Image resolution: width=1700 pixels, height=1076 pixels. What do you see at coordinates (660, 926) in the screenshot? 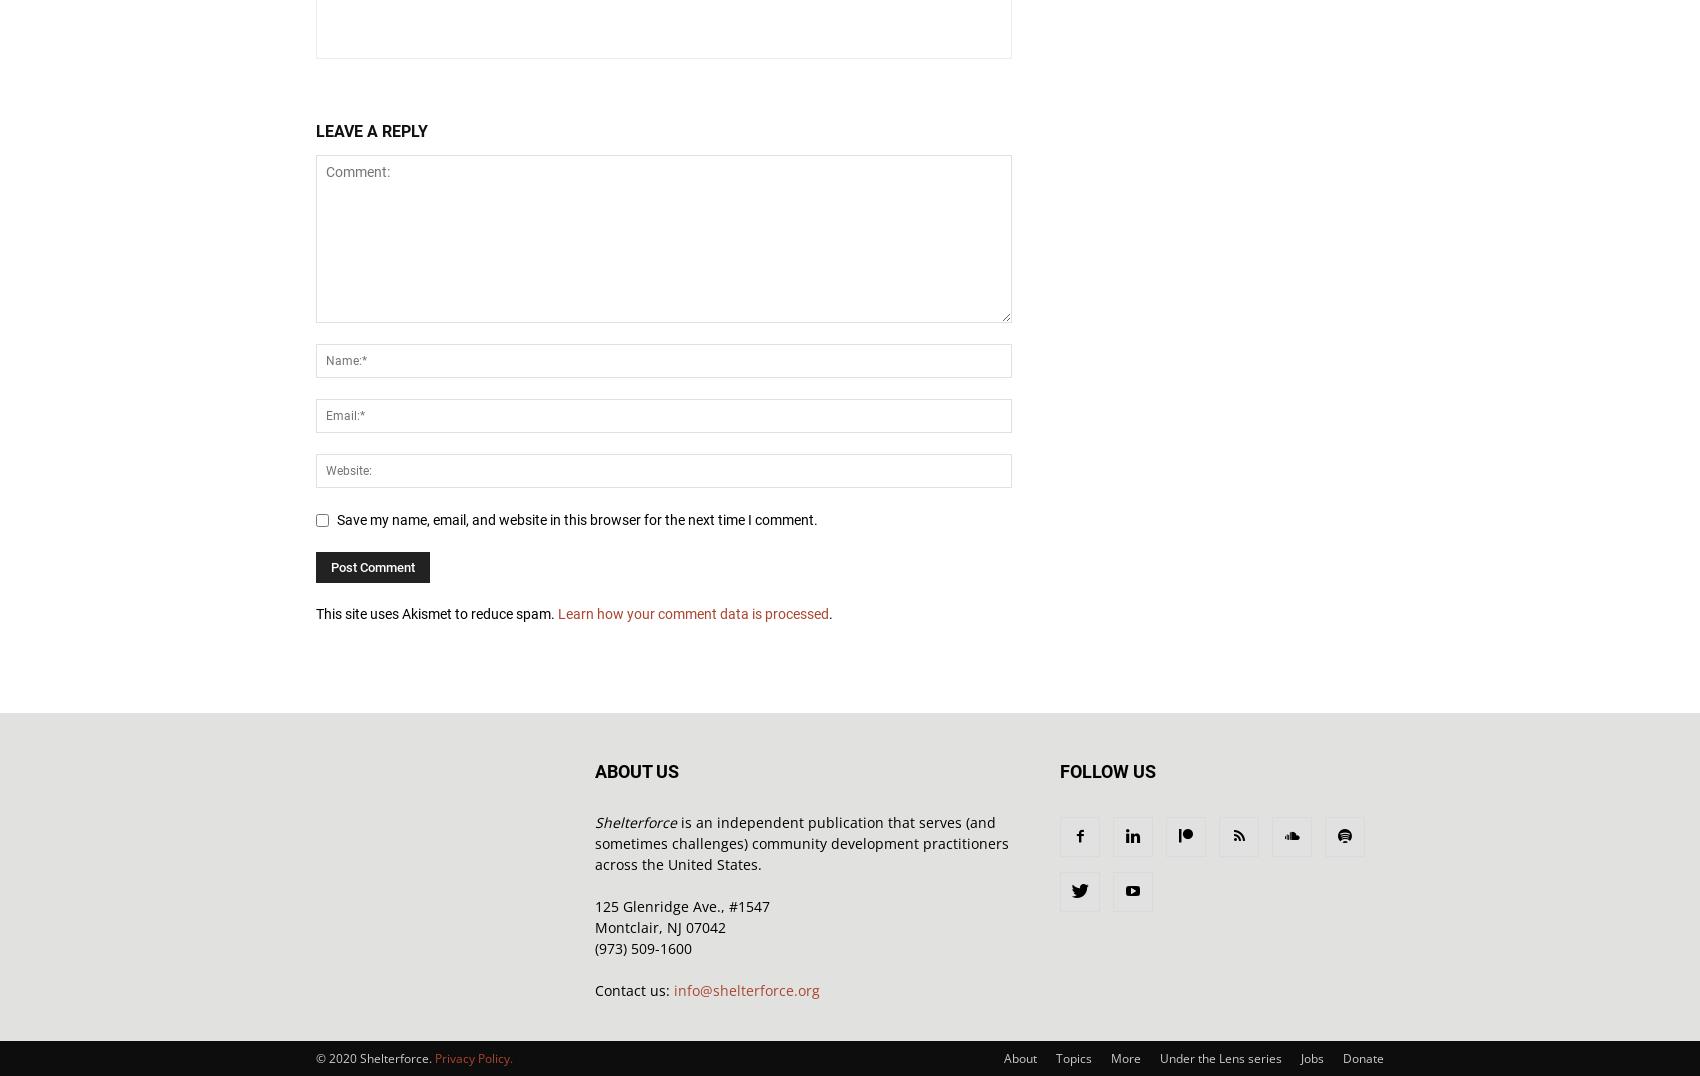
I see `'Montclair, NJ 07042'` at bounding box center [660, 926].